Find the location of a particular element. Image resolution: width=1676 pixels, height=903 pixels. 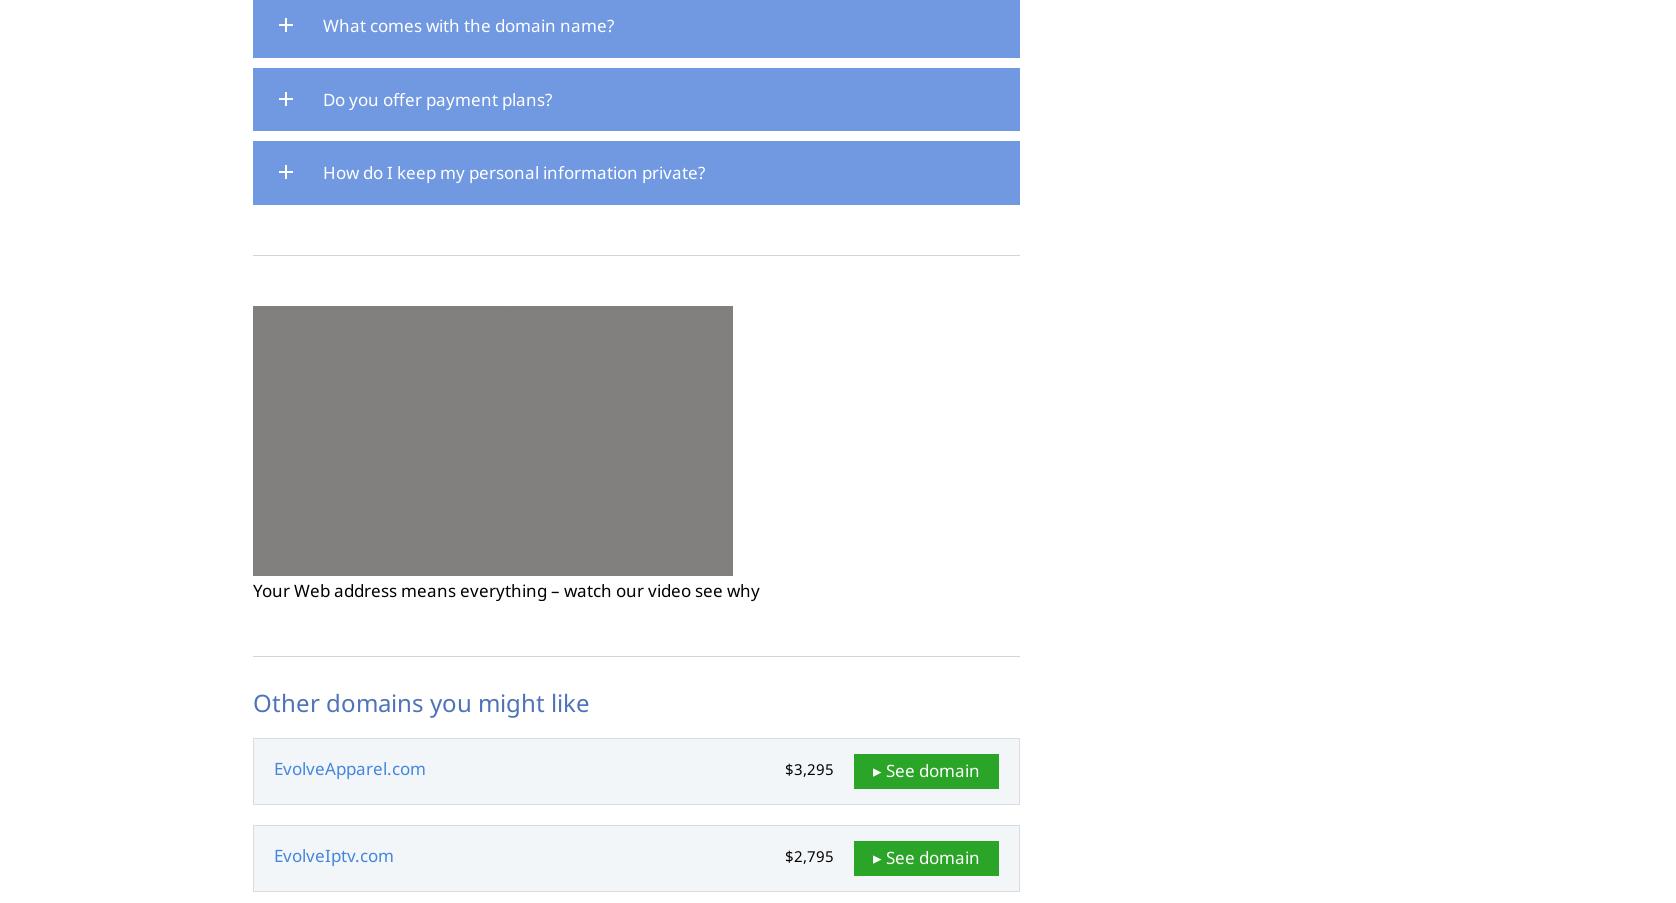

'EvolveIptv.com' is located at coordinates (333, 855).